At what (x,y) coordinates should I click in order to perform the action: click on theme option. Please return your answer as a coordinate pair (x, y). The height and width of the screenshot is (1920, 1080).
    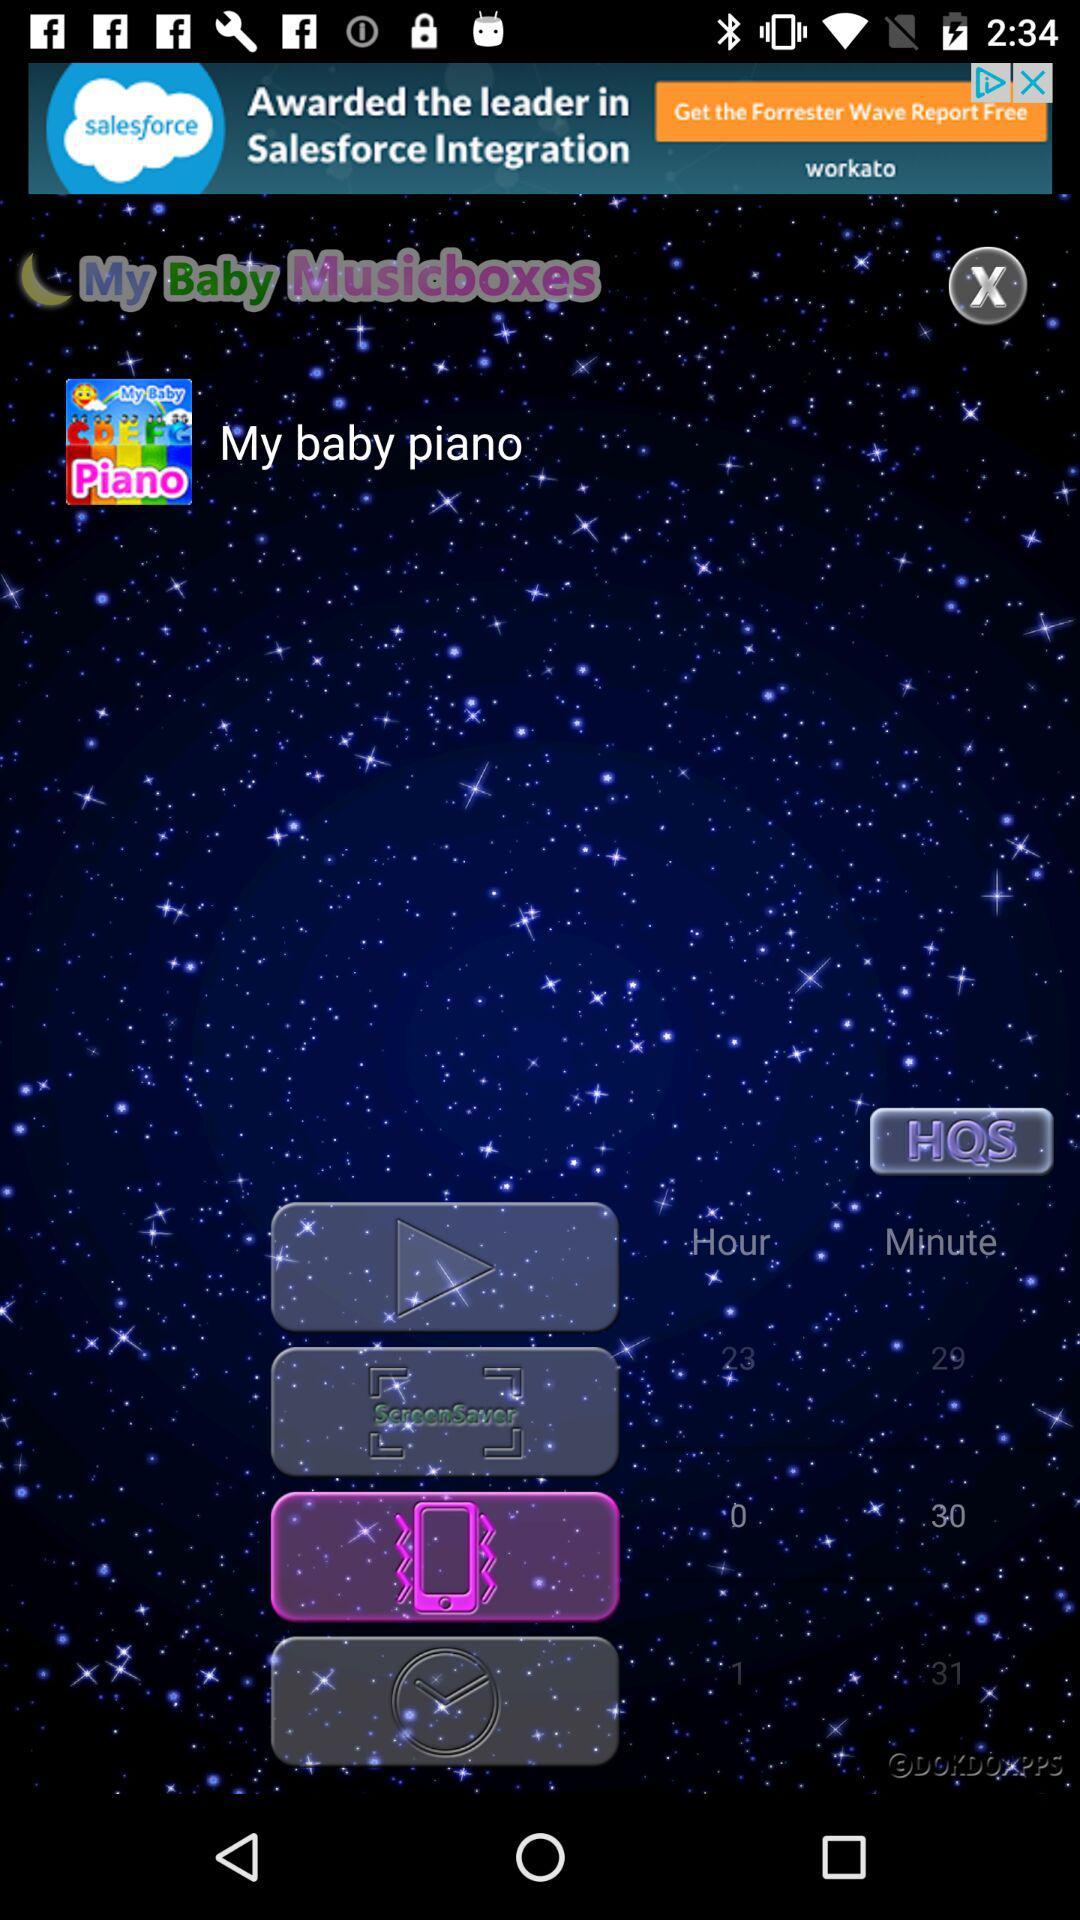
    Looking at the image, I should click on (444, 1411).